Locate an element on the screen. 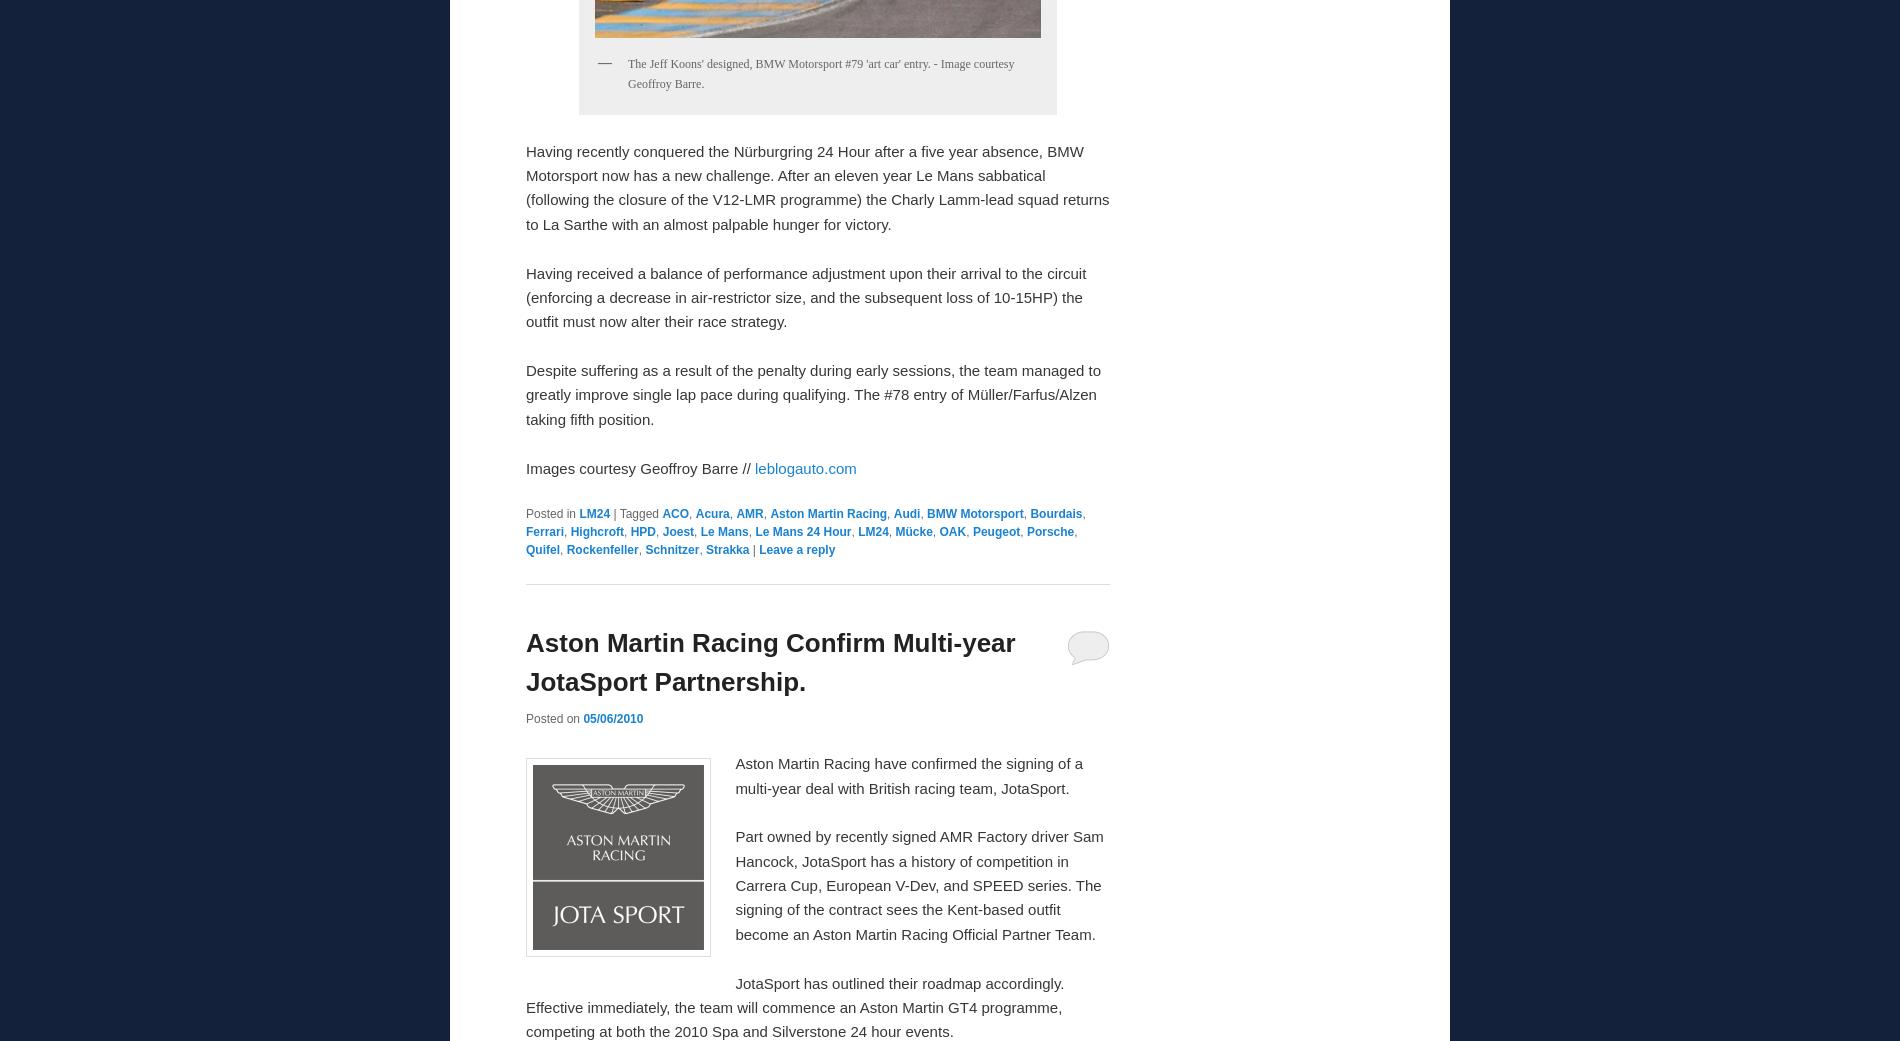 The image size is (1900, 1041). 'Mücke' is located at coordinates (912, 531).